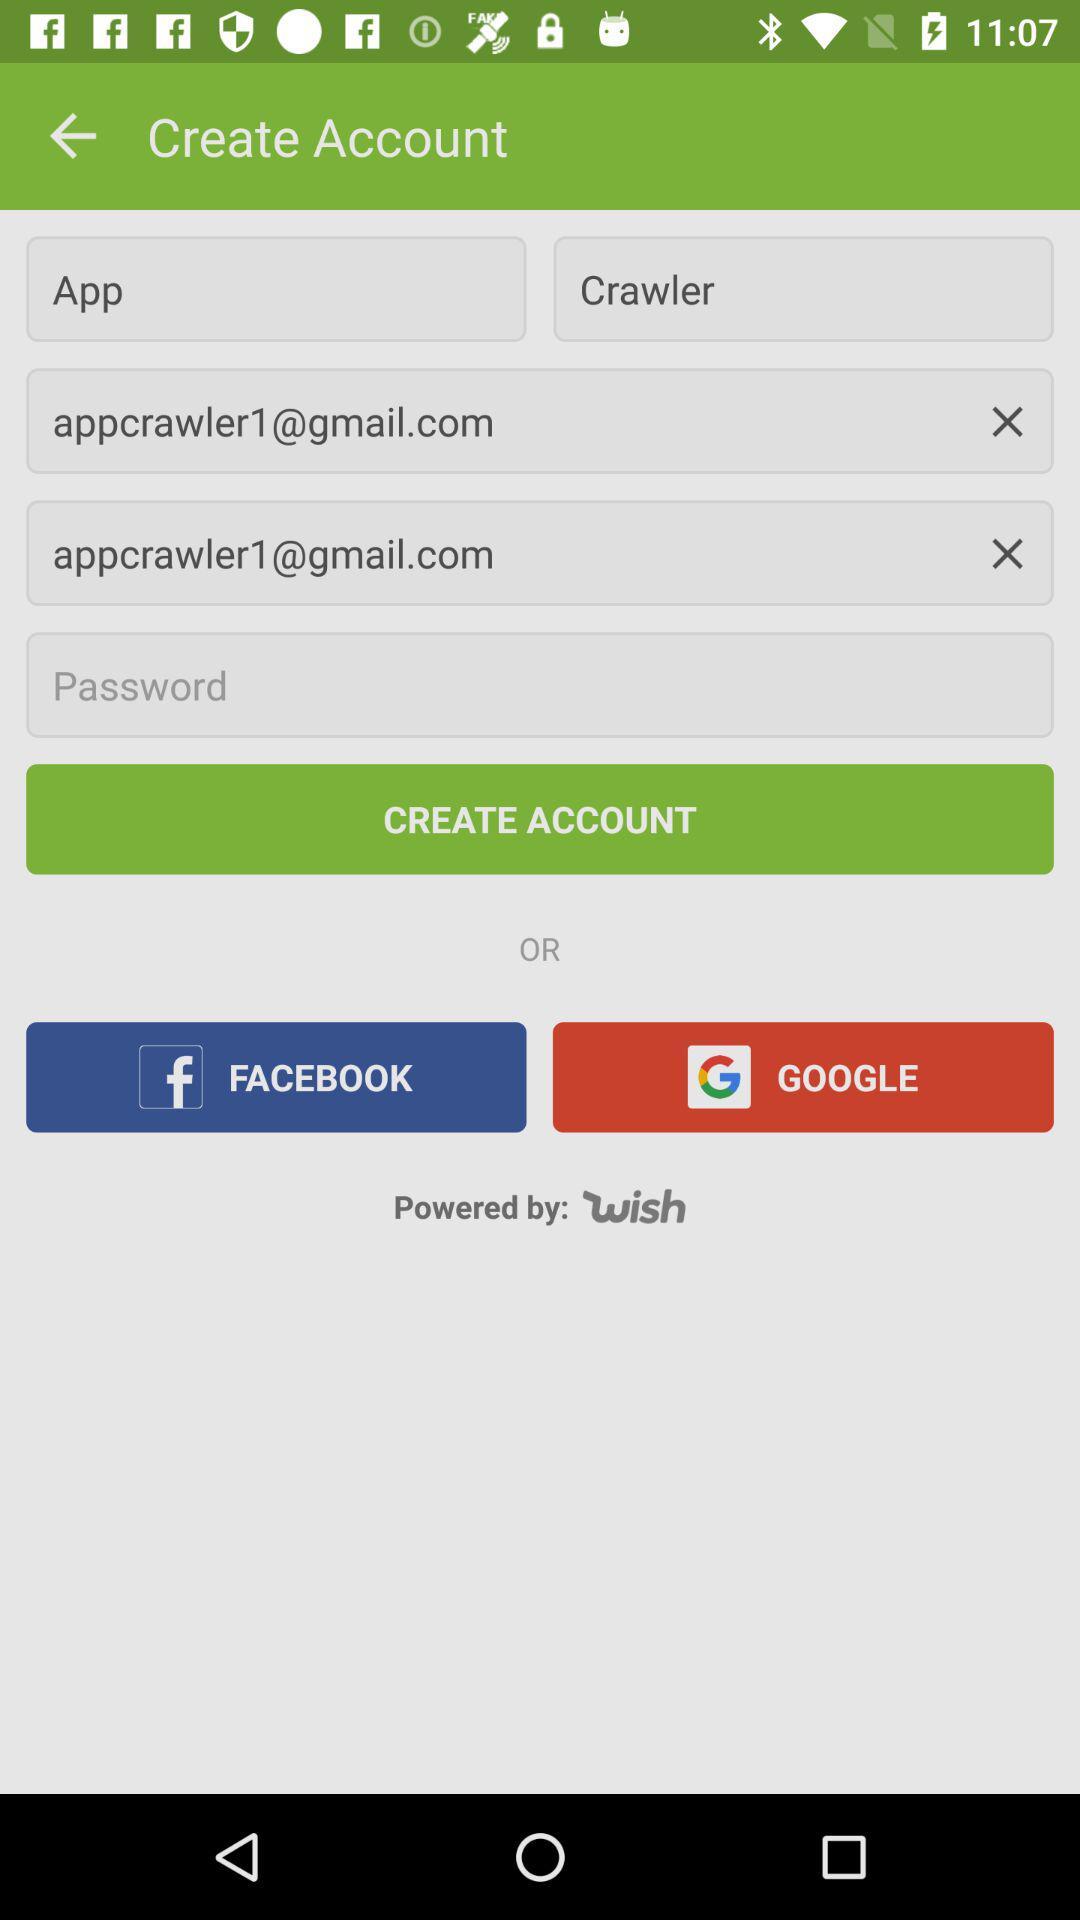 Image resolution: width=1080 pixels, height=1920 pixels. I want to click on the item to the left of create account icon, so click(72, 135).